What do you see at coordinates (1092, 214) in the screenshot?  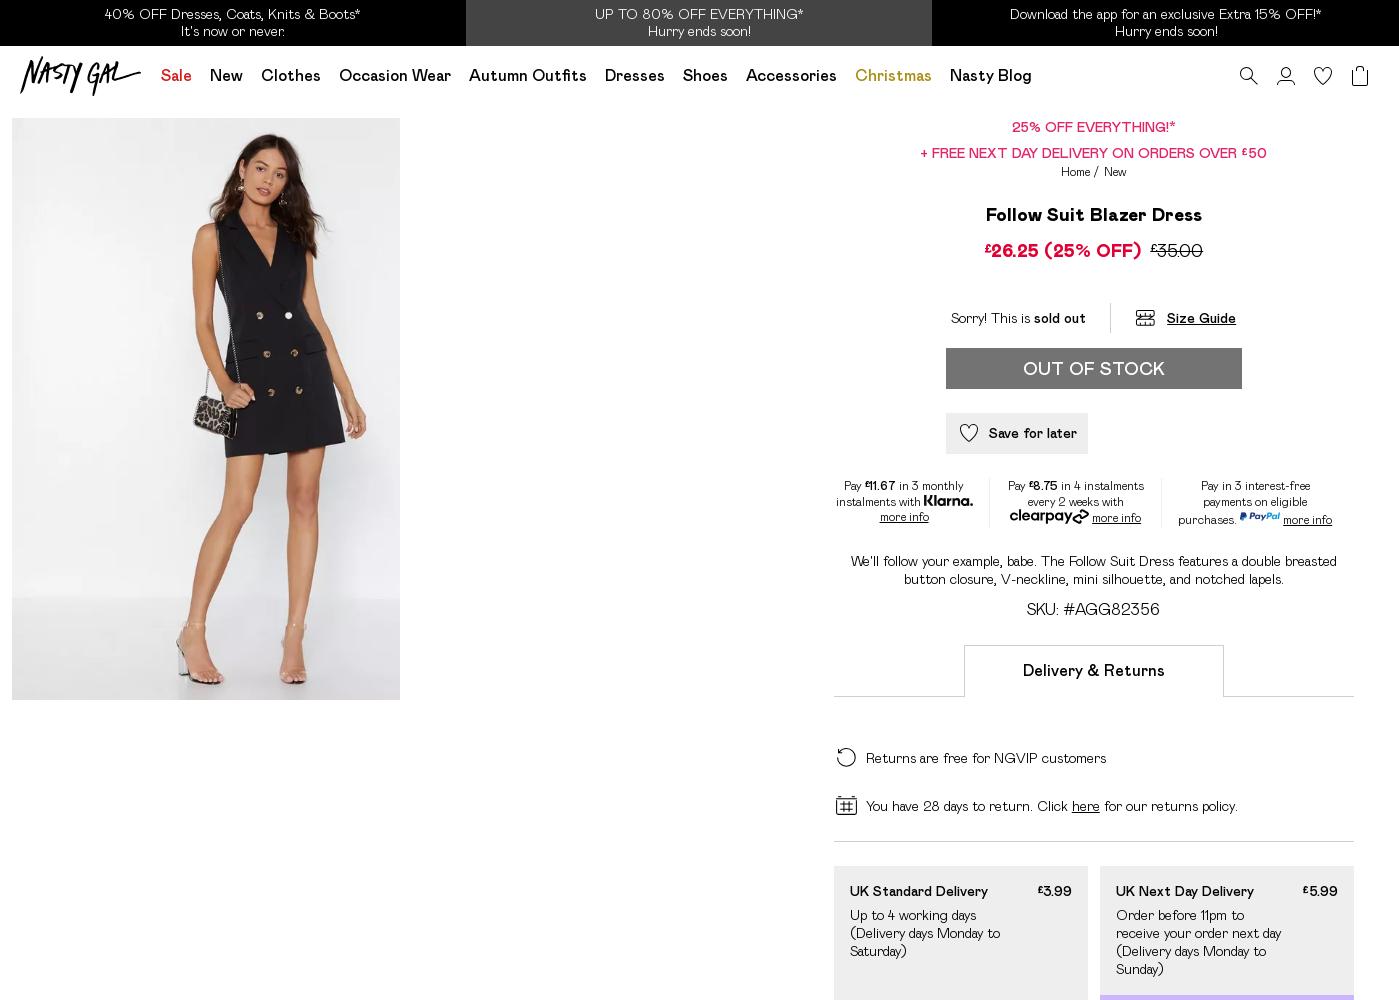 I see `'Follow Suit Blazer Dress'` at bounding box center [1092, 214].